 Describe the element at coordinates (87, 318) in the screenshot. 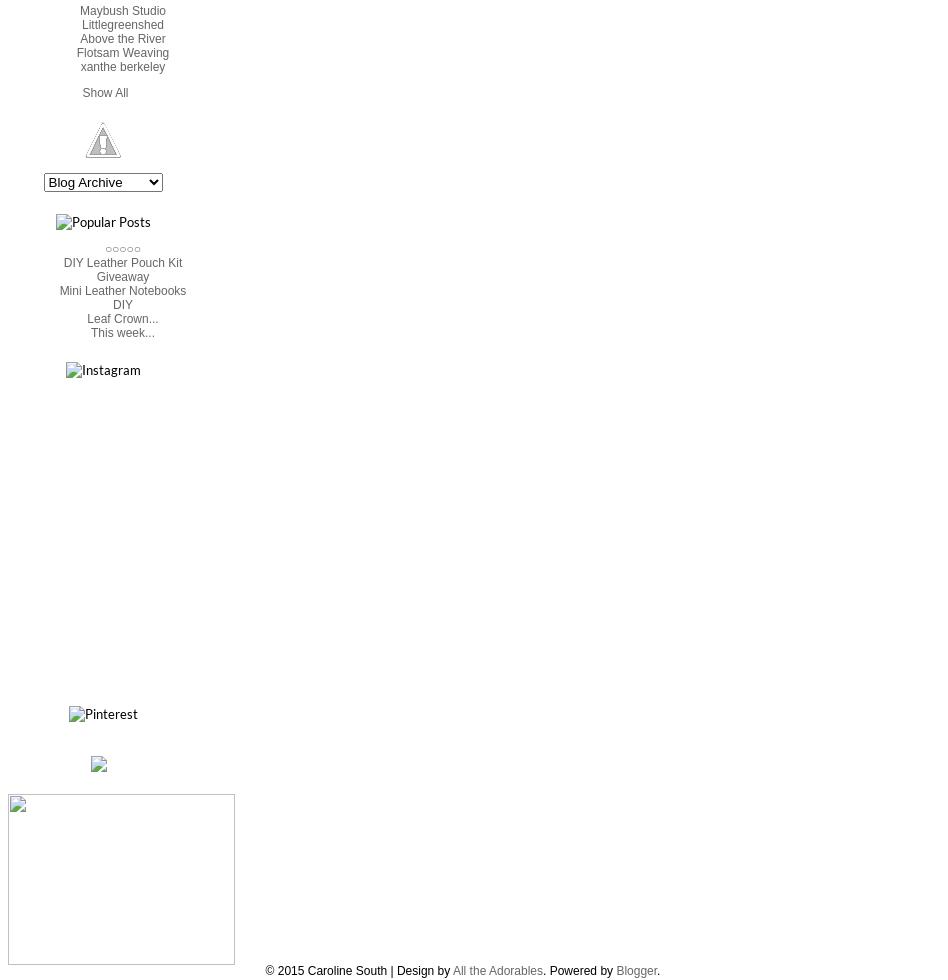

I see `'Leaf Crown...'` at that location.